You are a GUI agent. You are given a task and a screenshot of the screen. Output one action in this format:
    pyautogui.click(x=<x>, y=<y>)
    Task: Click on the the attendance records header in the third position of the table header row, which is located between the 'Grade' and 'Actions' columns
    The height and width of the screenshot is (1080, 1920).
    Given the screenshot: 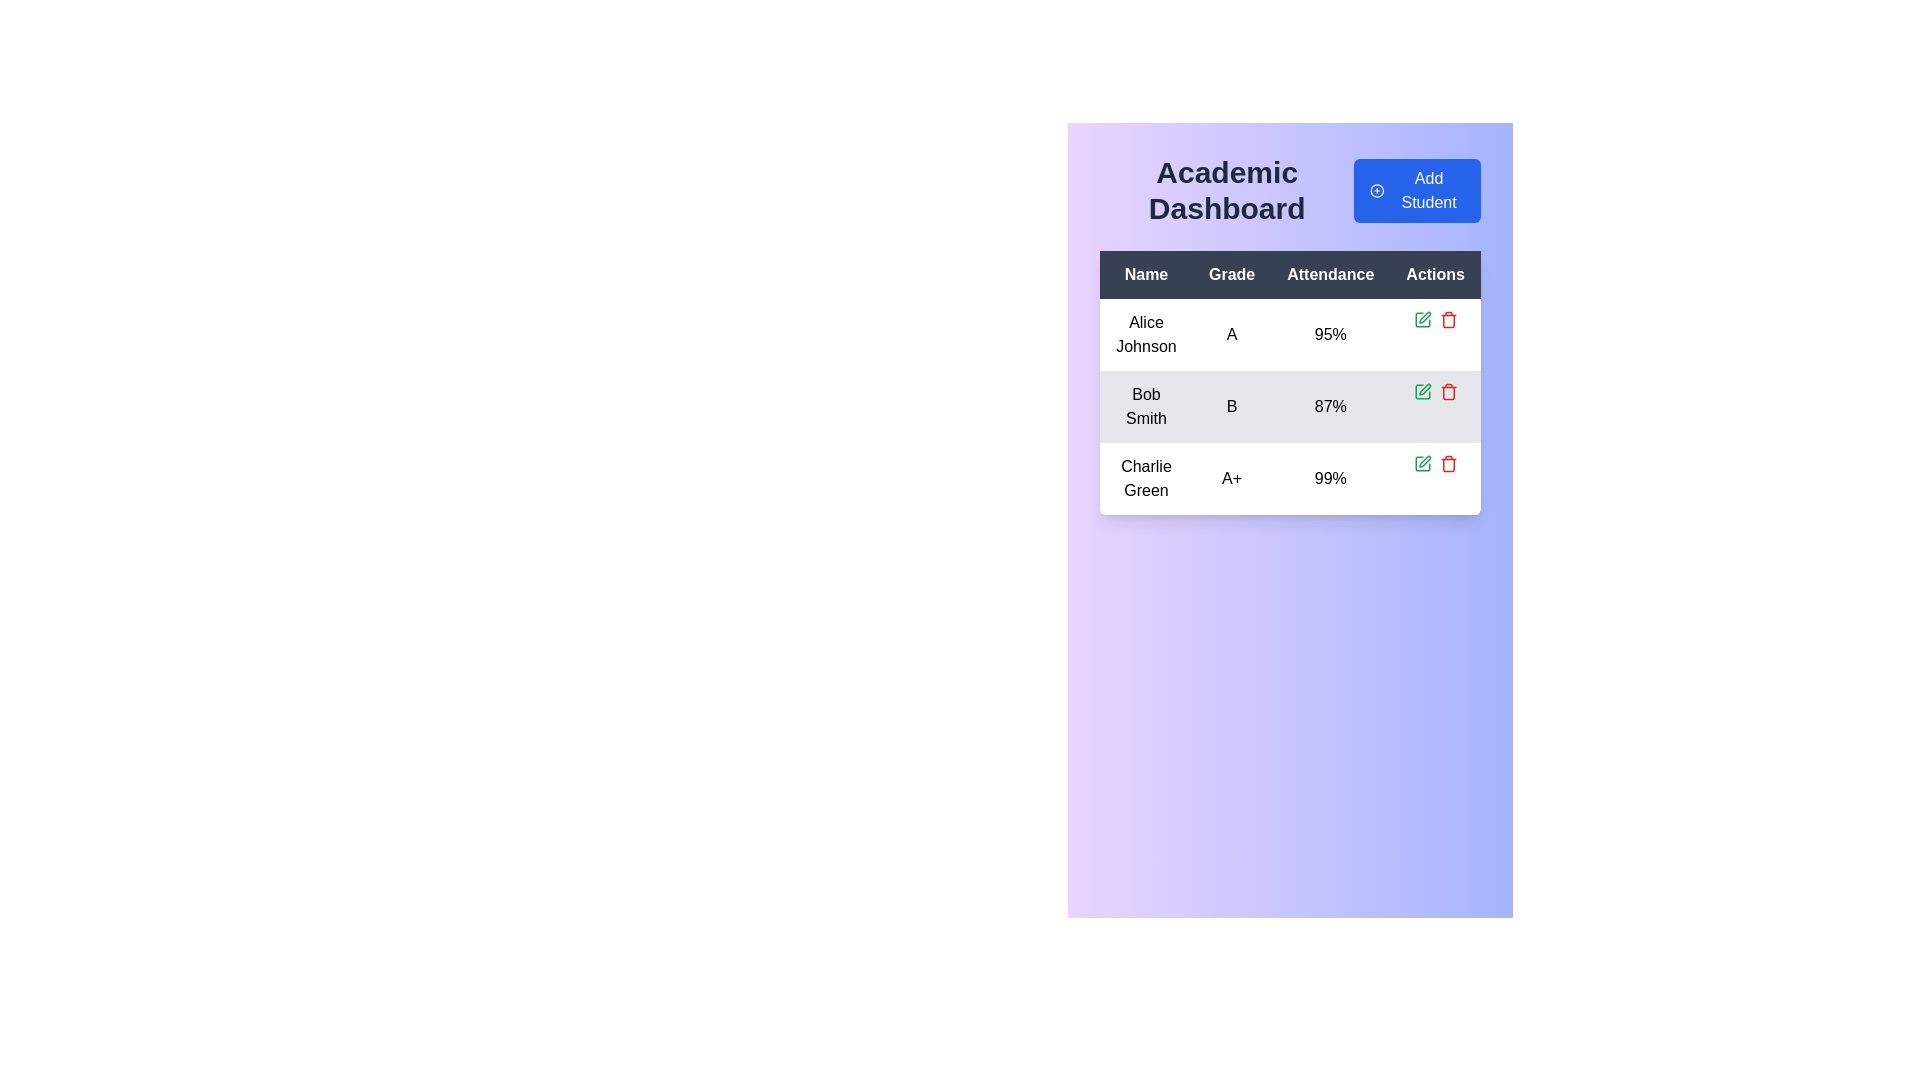 What is the action you would take?
    pyautogui.click(x=1330, y=274)
    